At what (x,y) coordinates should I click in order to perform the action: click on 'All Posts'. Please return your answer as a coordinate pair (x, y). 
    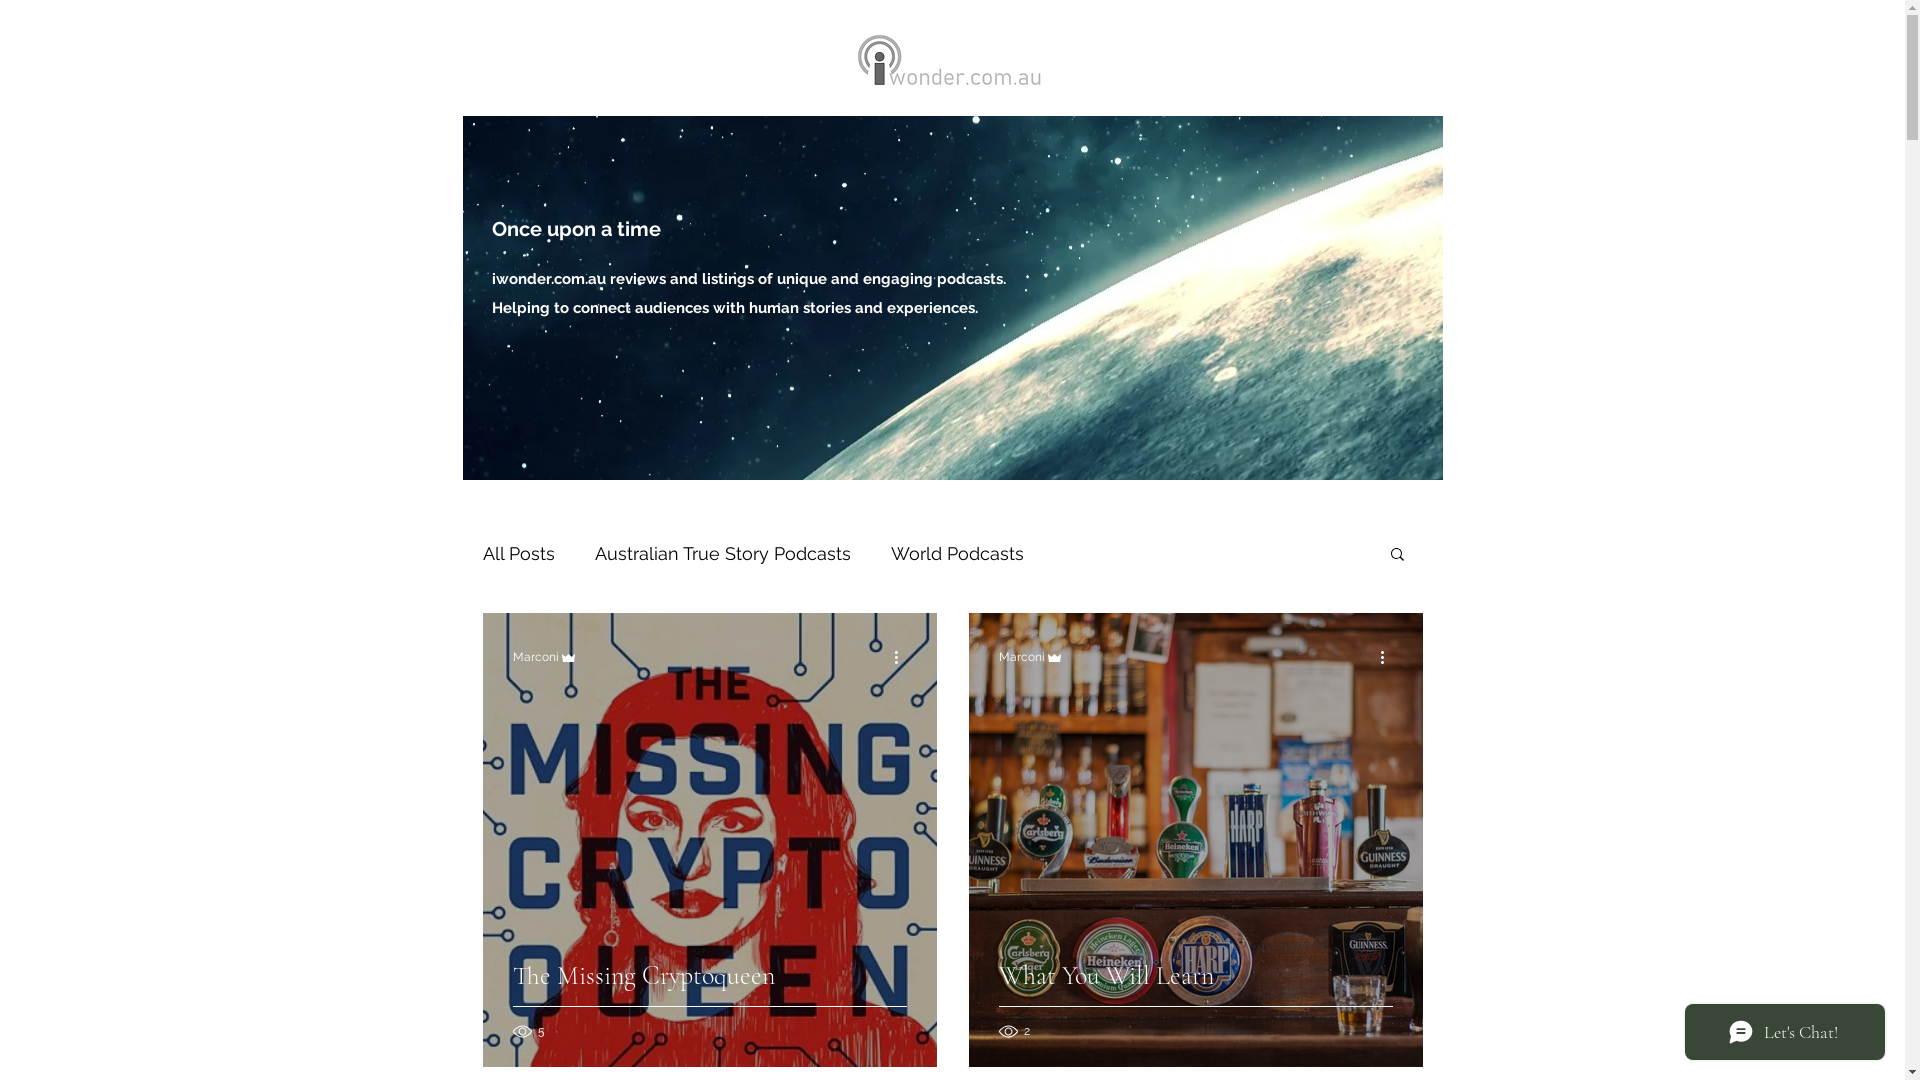
    Looking at the image, I should click on (518, 552).